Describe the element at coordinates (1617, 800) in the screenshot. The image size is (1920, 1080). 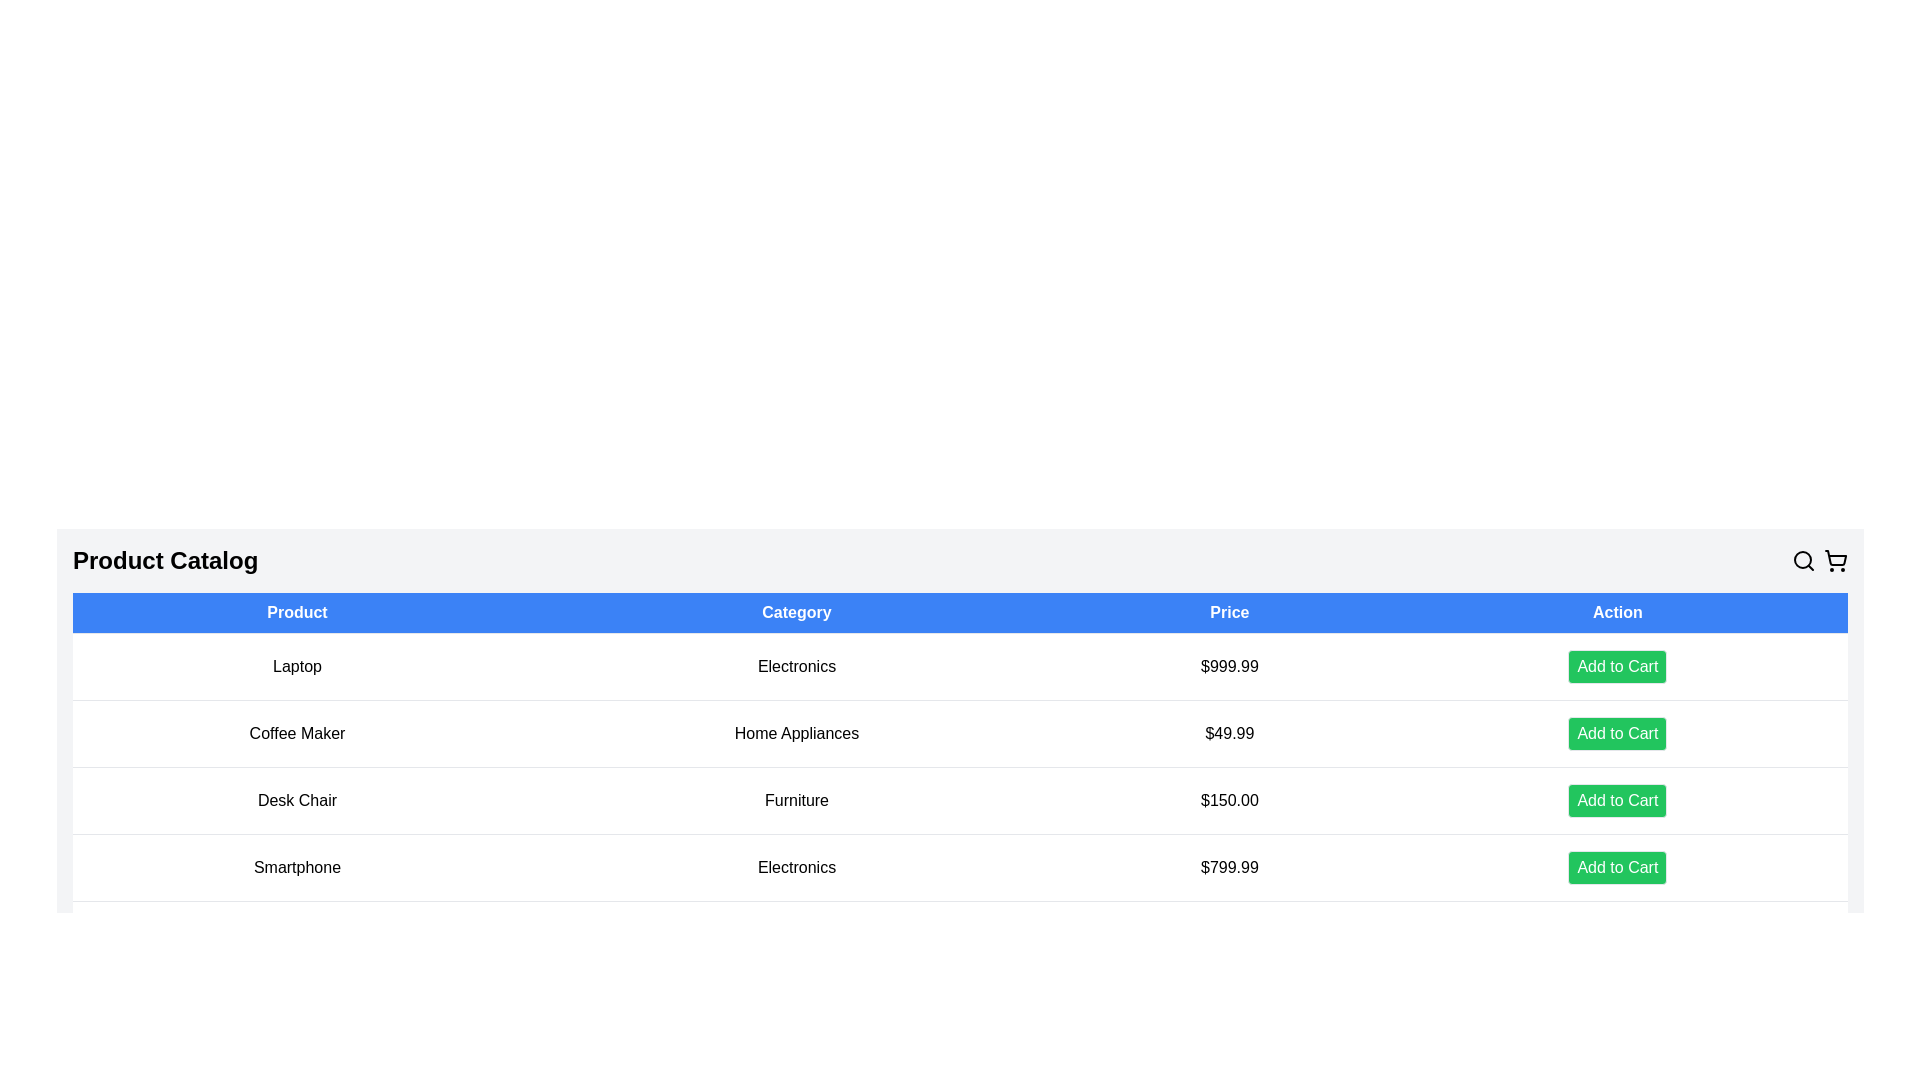
I see `the fourth button in the 'Action' column associated with the product 'Desk Chair' priced at '$150.00'` at that location.